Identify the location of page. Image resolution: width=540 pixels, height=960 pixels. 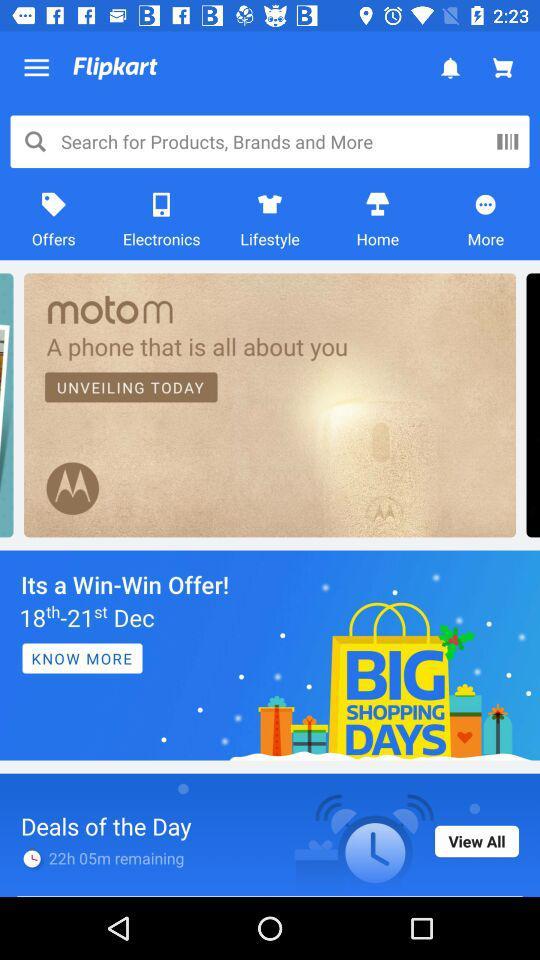
(270, 654).